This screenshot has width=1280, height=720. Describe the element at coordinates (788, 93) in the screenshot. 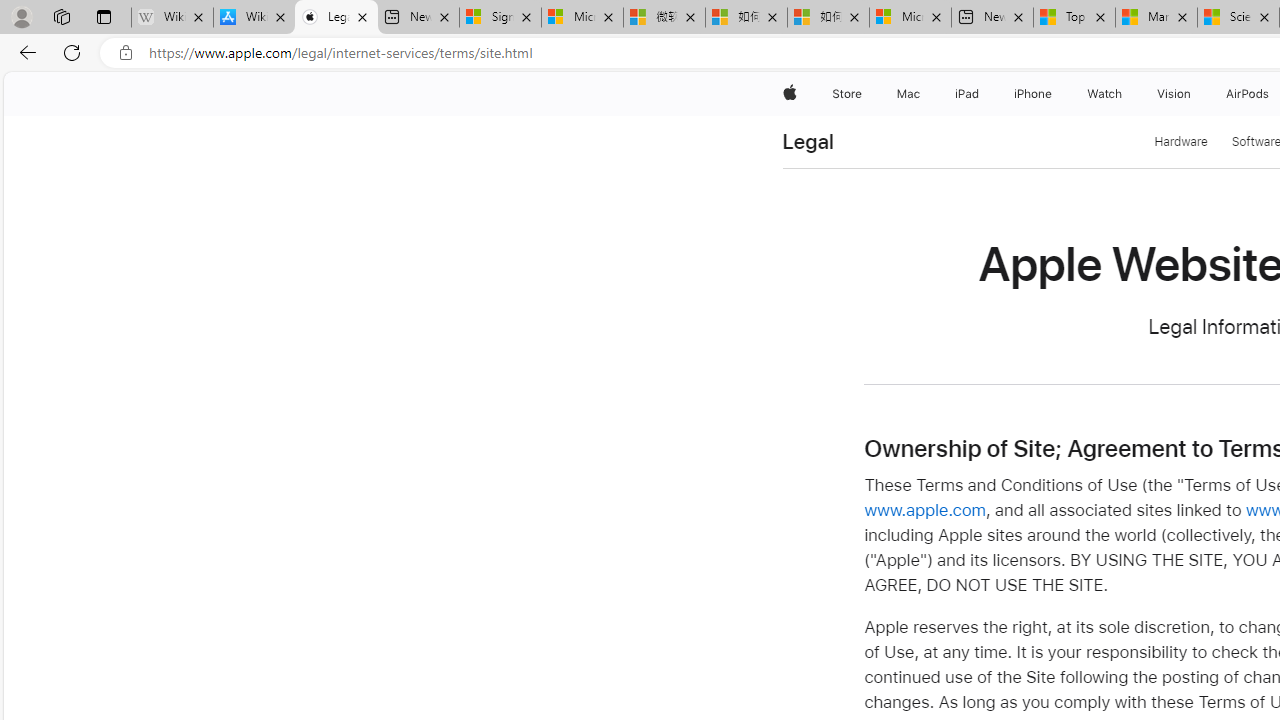

I see `'Apple'` at that location.